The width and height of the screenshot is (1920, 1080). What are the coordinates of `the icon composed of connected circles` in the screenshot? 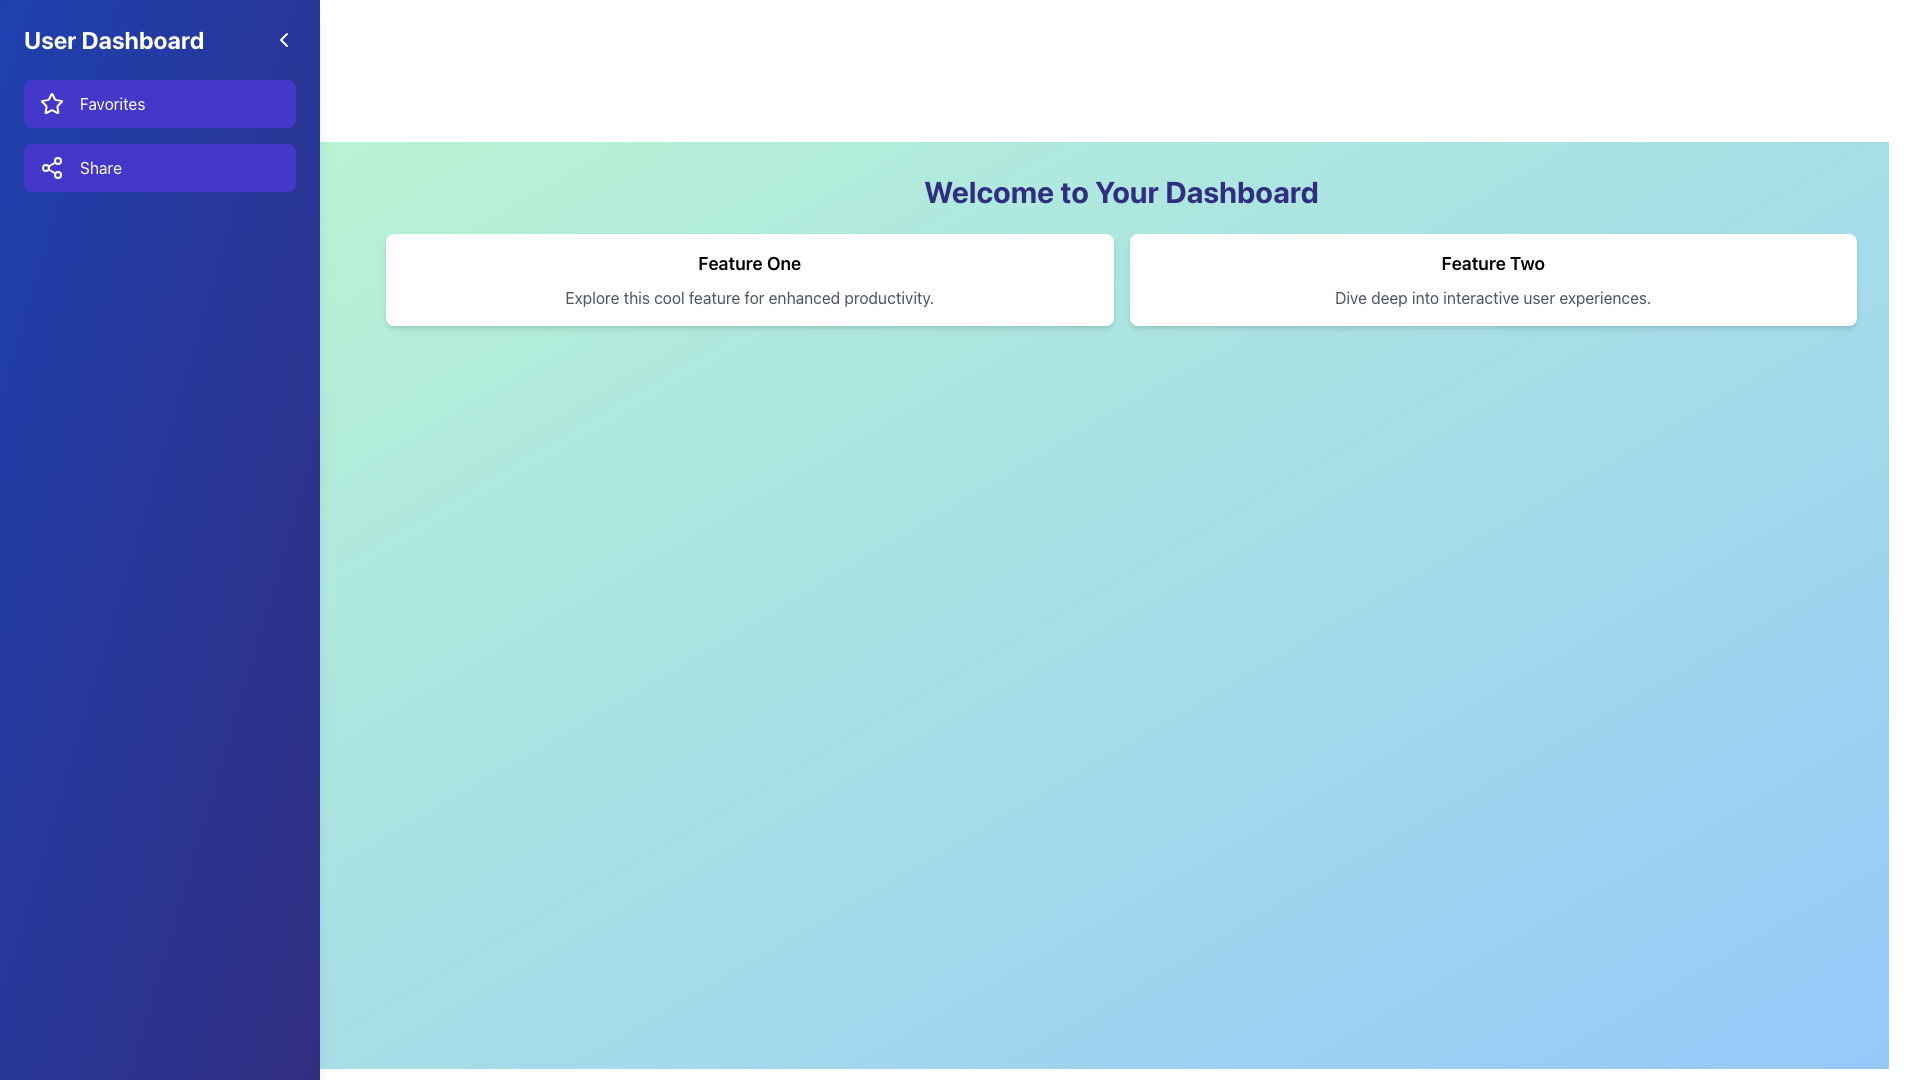 It's located at (52, 167).